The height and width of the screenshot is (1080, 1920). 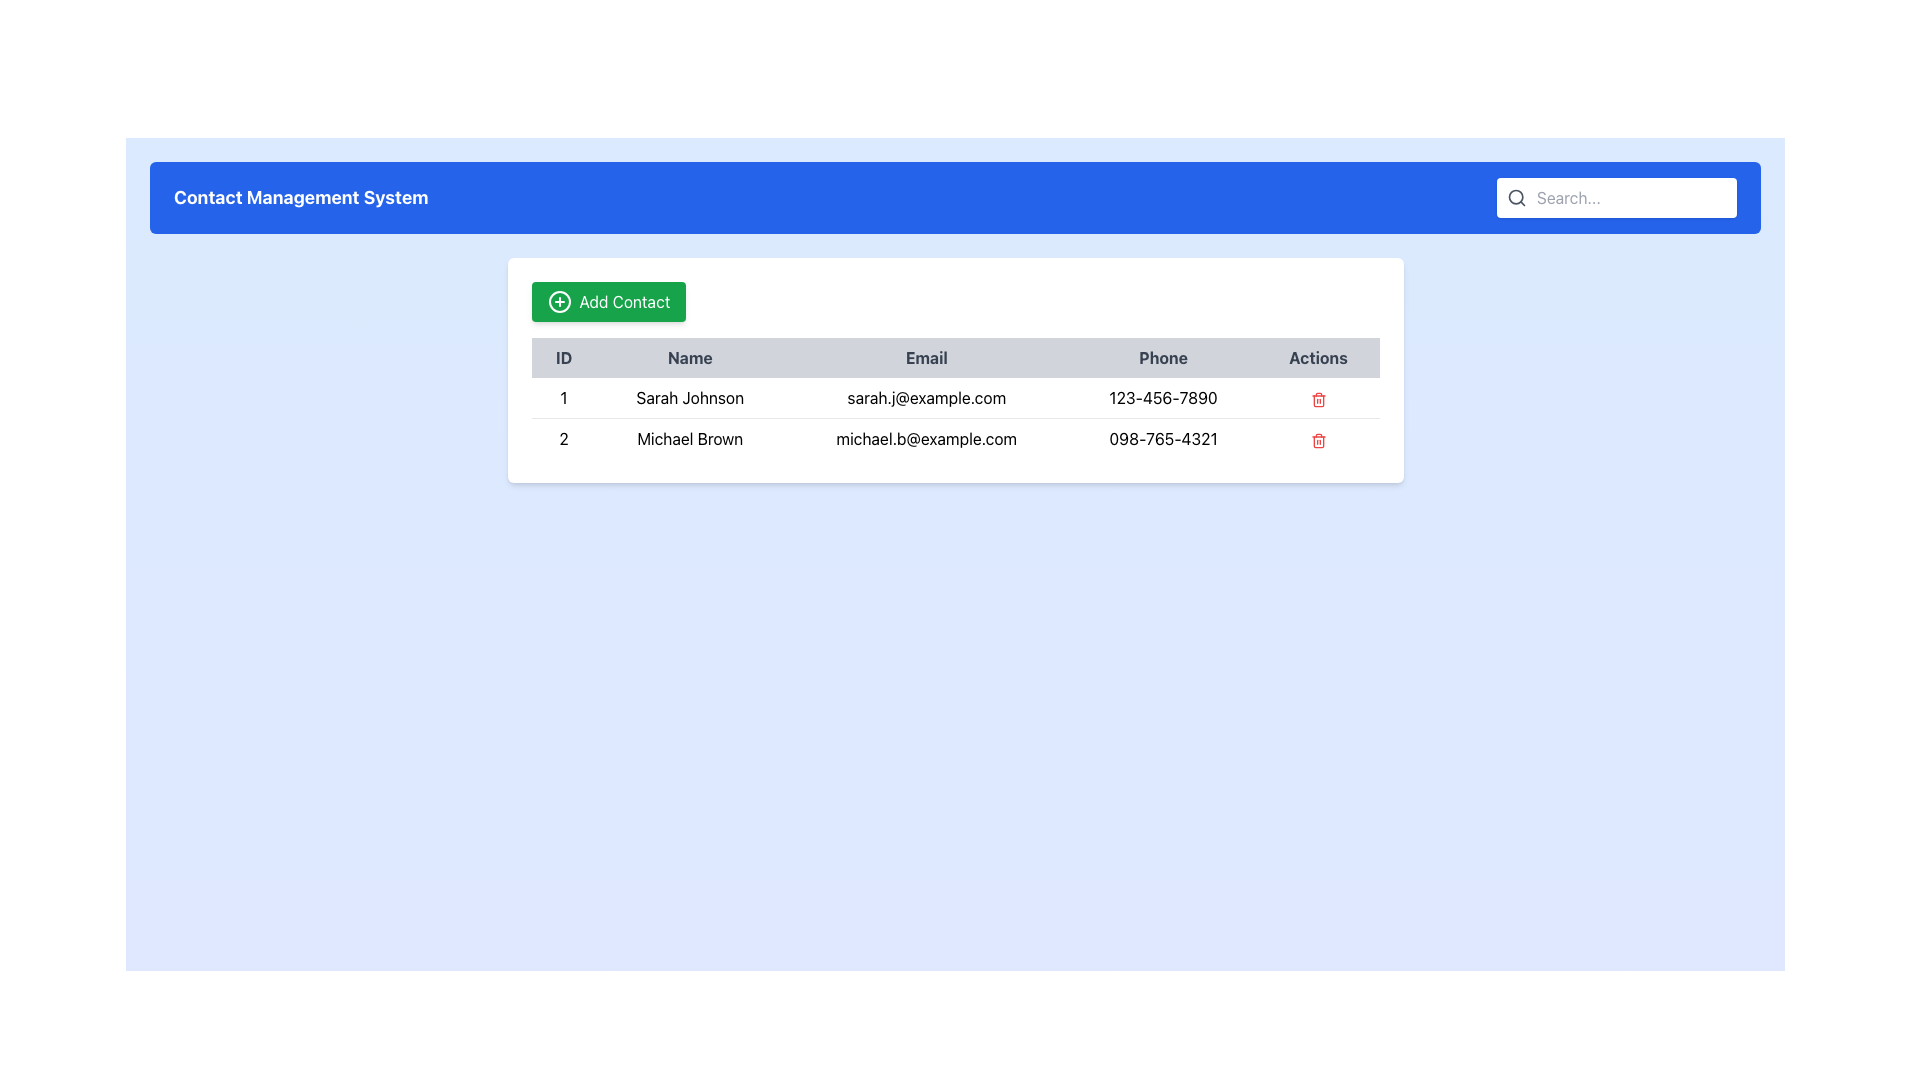 What do you see at coordinates (690, 357) in the screenshot?
I see `text content of the 'Name' header label, which is the second column in the table with a light gray background` at bounding box center [690, 357].